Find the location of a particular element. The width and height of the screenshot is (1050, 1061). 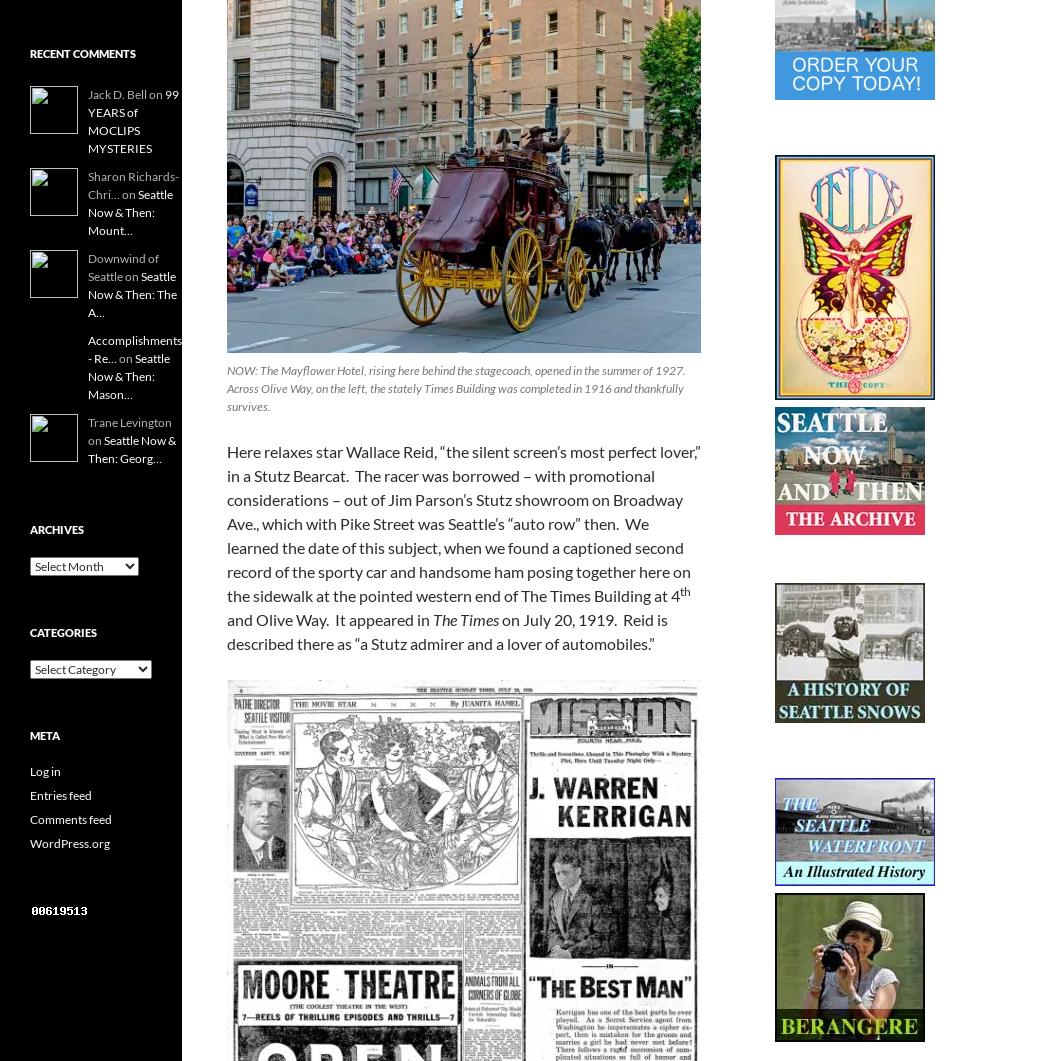

'WordPress.org' is located at coordinates (69, 843).